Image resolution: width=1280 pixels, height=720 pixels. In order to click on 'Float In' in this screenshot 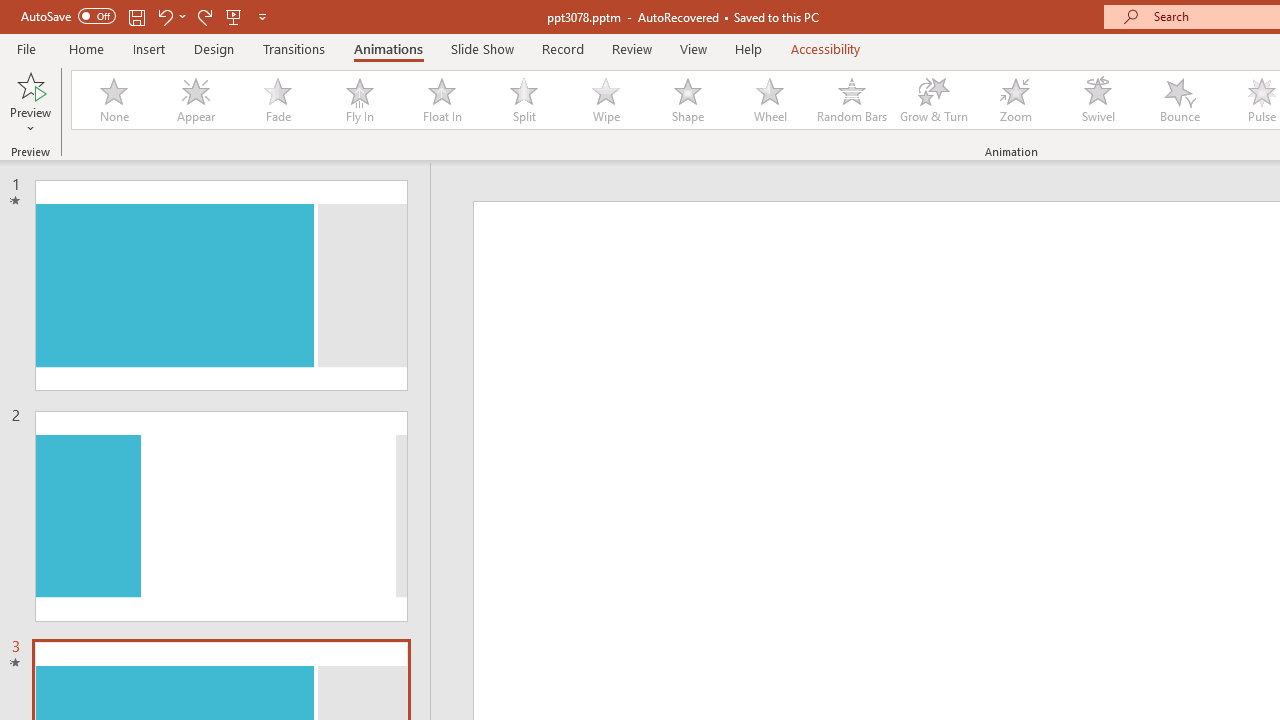, I will do `click(440, 100)`.